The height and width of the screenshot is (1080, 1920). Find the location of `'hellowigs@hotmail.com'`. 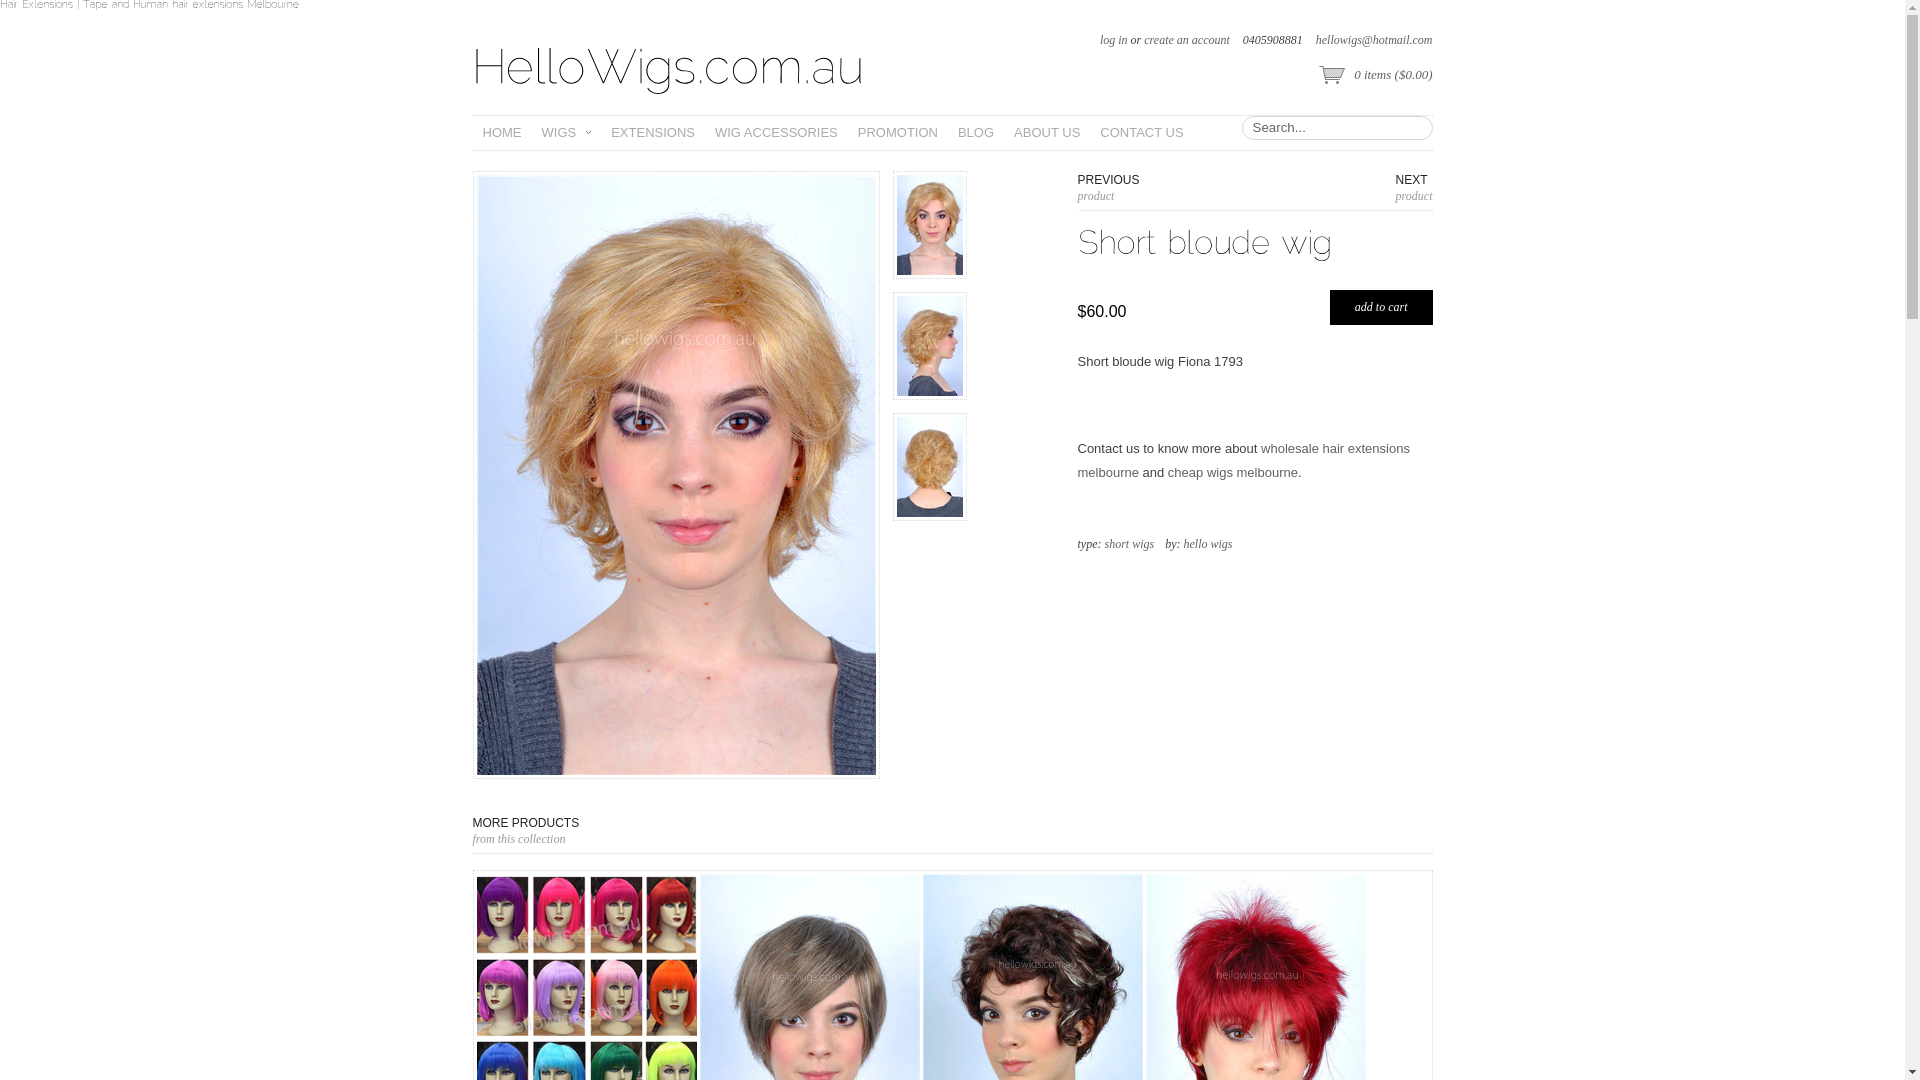

'hellowigs@hotmail.com' is located at coordinates (1373, 39).